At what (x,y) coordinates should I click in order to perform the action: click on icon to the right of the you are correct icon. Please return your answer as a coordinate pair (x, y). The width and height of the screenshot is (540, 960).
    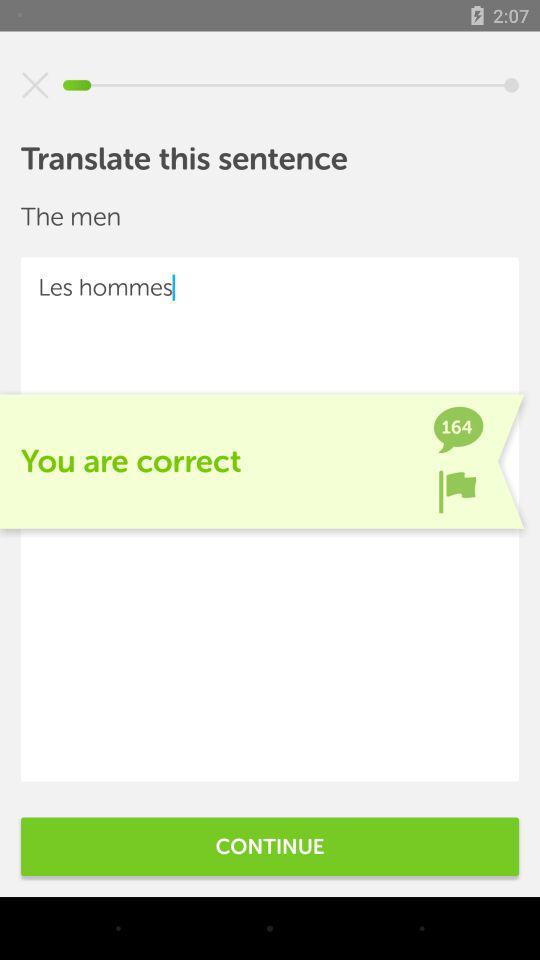
    Looking at the image, I should click on (457, 490).